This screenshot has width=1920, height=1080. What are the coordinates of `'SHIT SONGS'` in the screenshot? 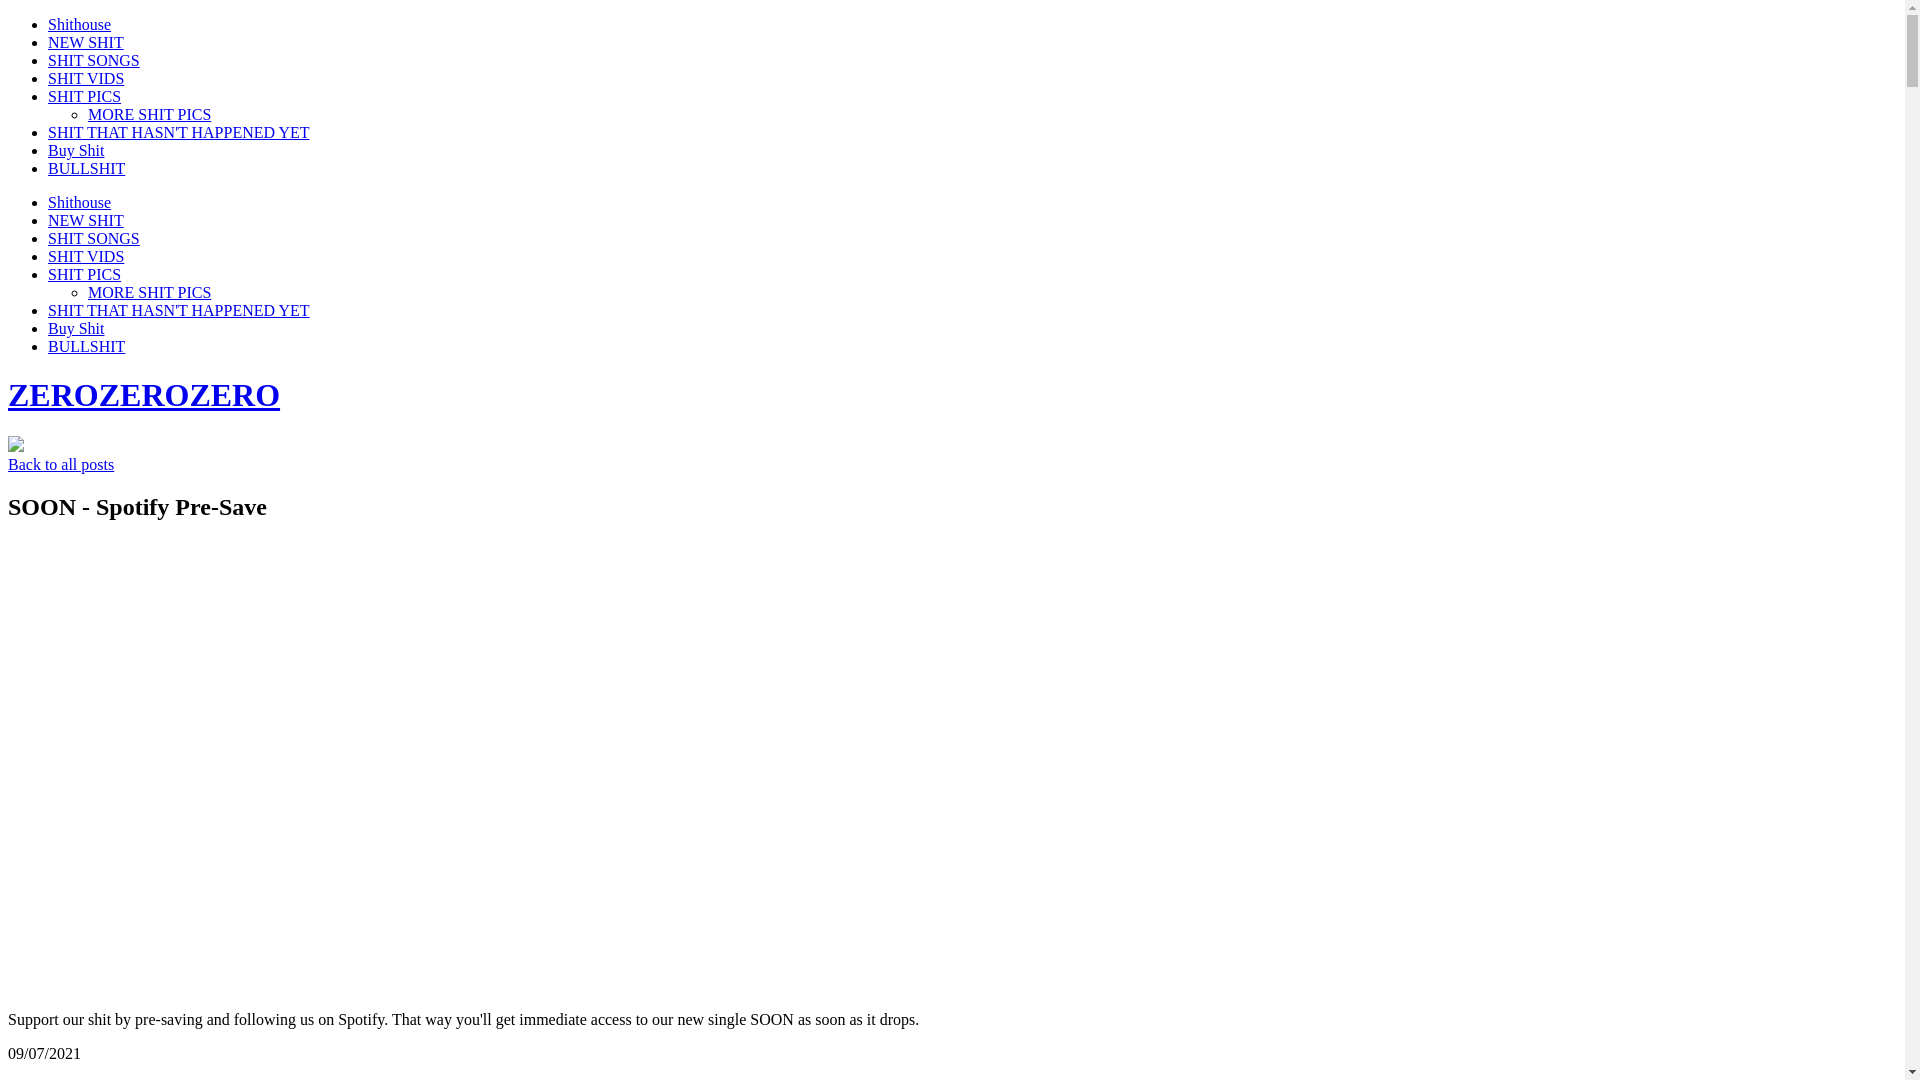 It's located at (93, 237).